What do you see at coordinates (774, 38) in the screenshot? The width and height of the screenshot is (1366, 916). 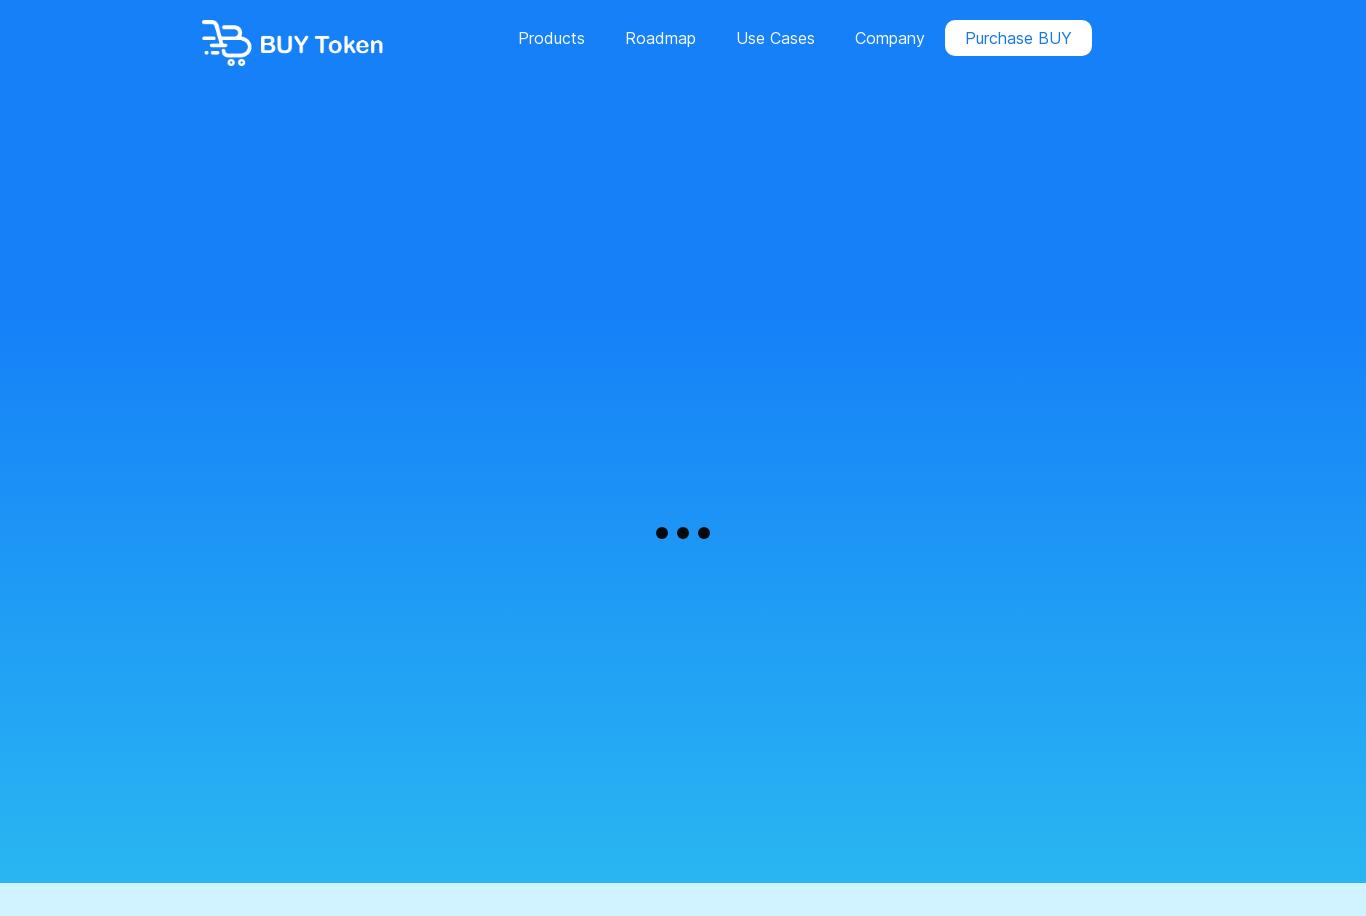 I see `'Use Cases'` at bounding box center [774, 38].